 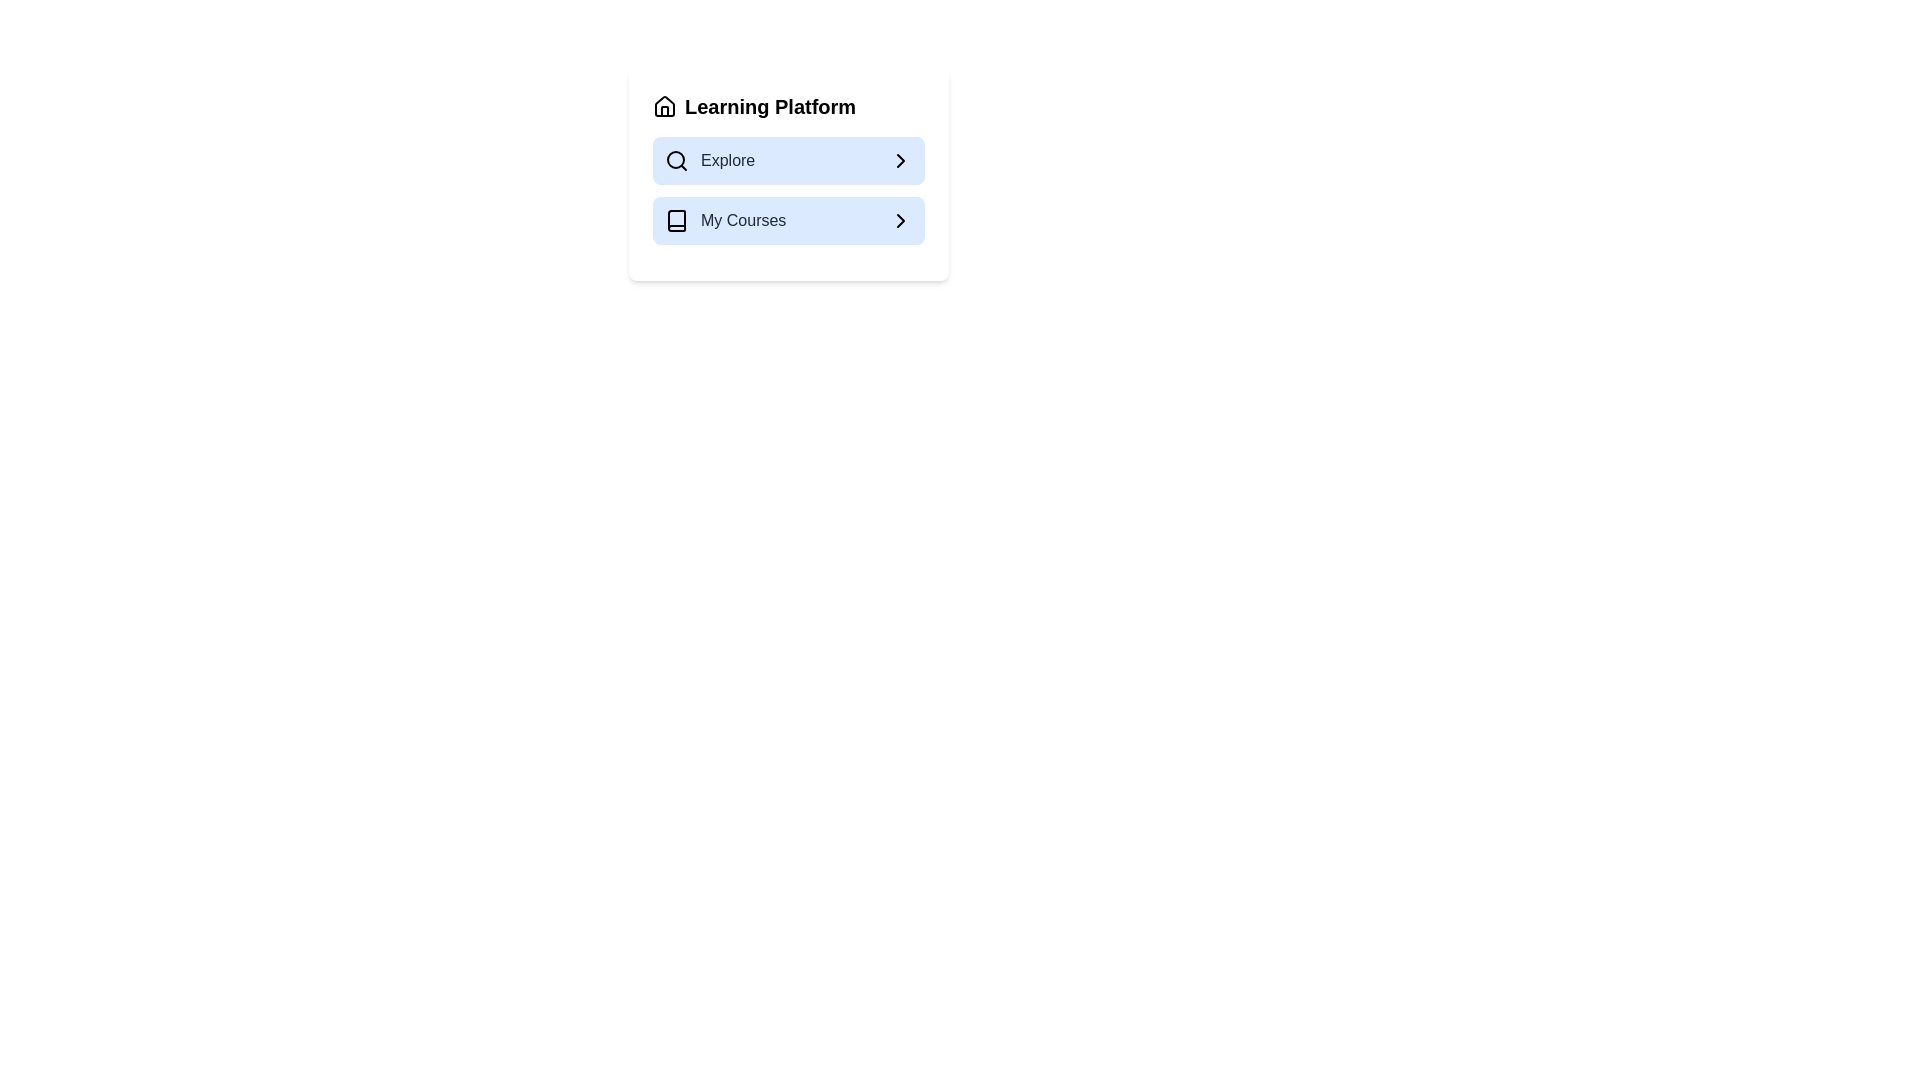 What do you see at coordinates (787, 220) in the screenshot?
I see `the 'My Courses' button, which is a light blue rectangular button with rounded corners, located below the 'Explore' button in the 'Learning Platform' card` at bounding box center [787, 220].